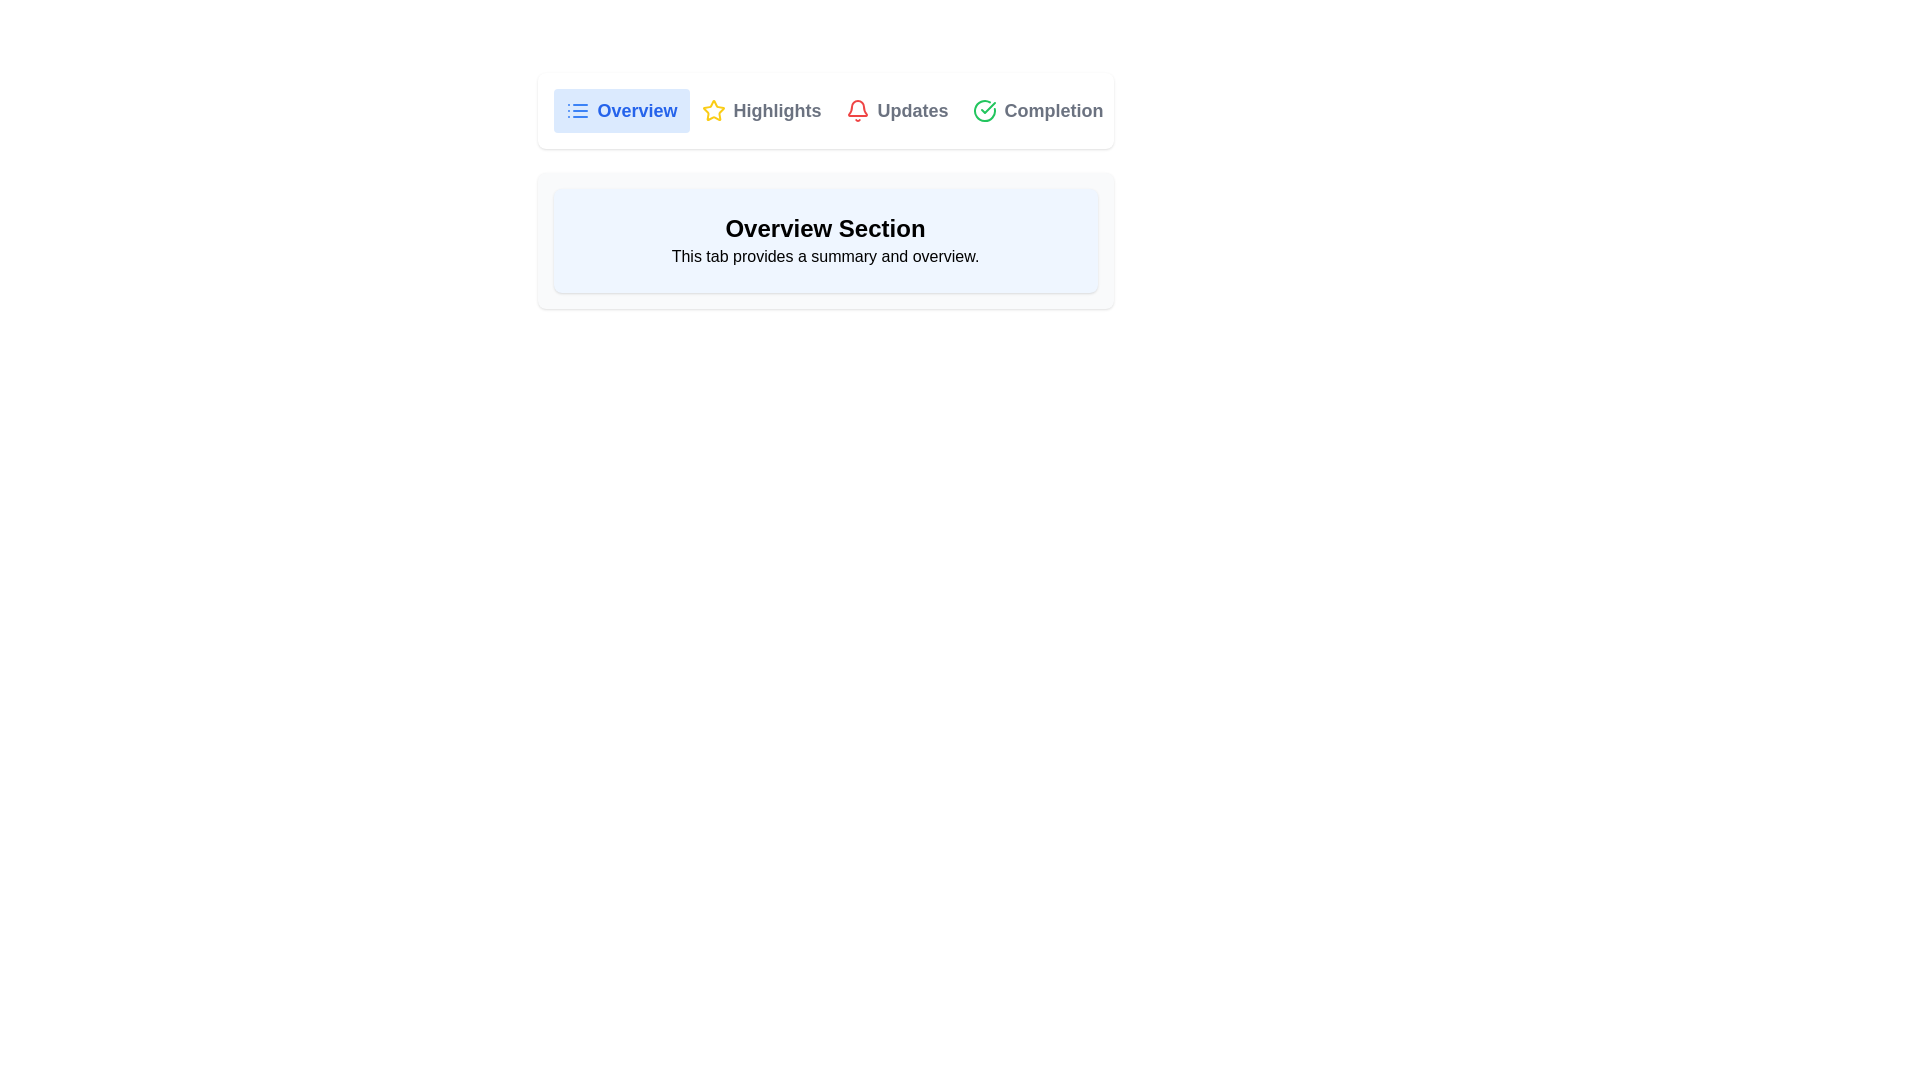 The width and height of the screenshot is (1920, 1080). I want to click on the green checkmark icon within a circular boundary located at the upper right section of the interface, so click(988, 108).